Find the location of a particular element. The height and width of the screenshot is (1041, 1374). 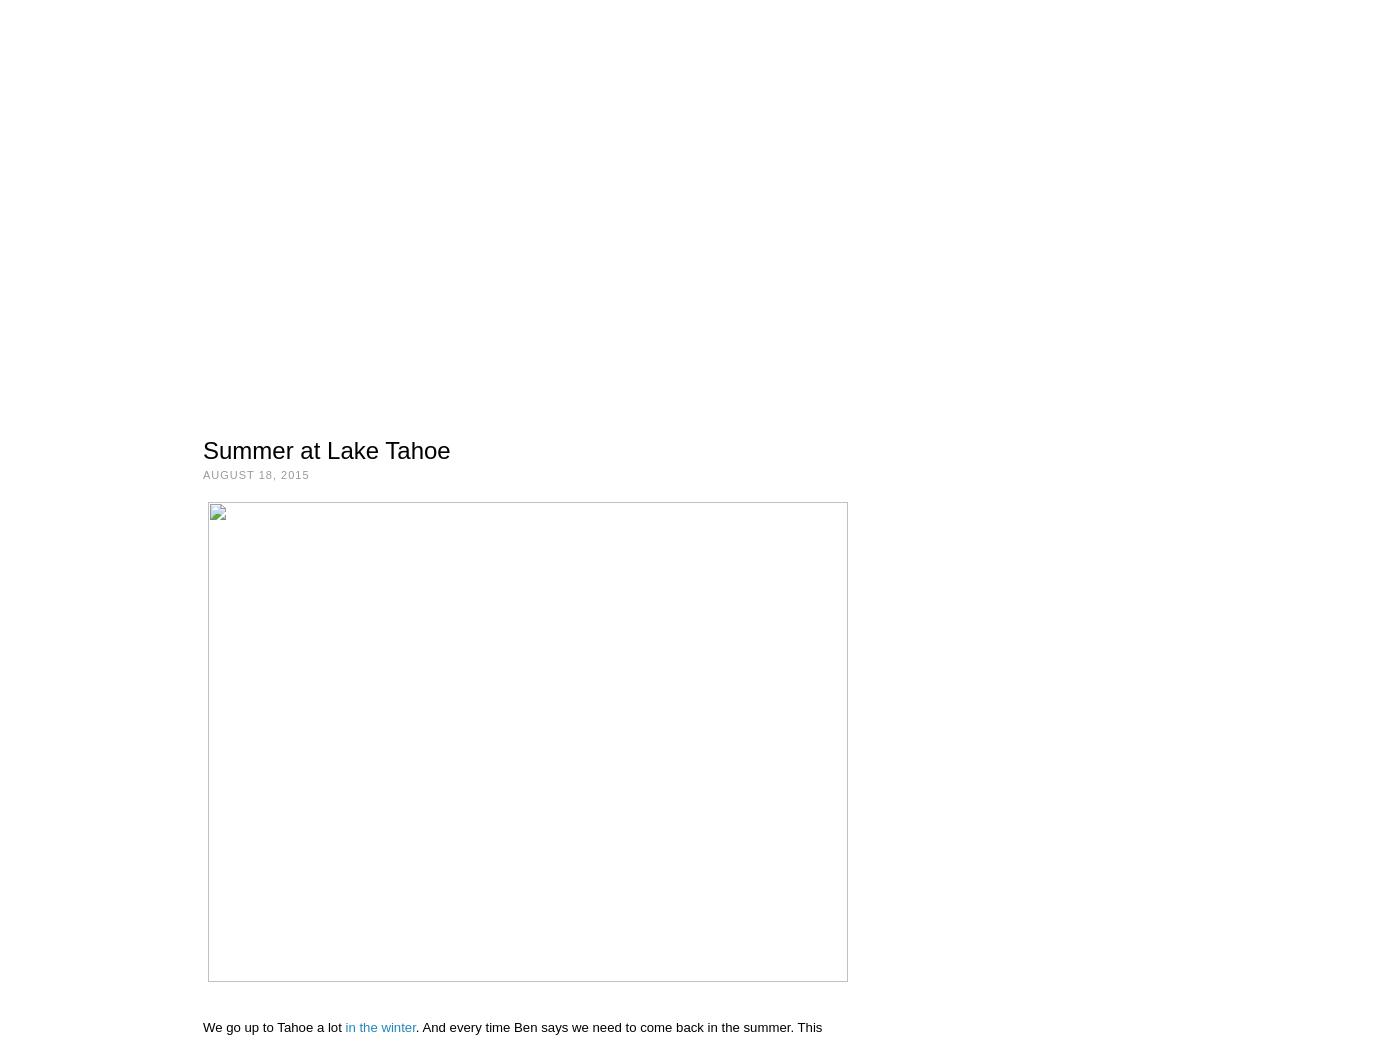

'Motorcycling' is located at coordinates (298, 259).